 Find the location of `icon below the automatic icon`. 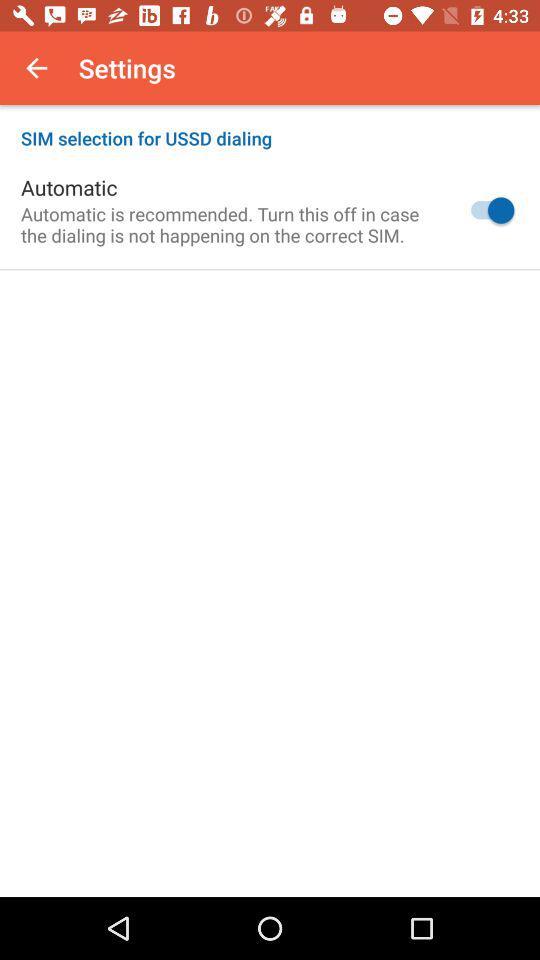

icon below the automatic icon is located at coordinates (227, 224).